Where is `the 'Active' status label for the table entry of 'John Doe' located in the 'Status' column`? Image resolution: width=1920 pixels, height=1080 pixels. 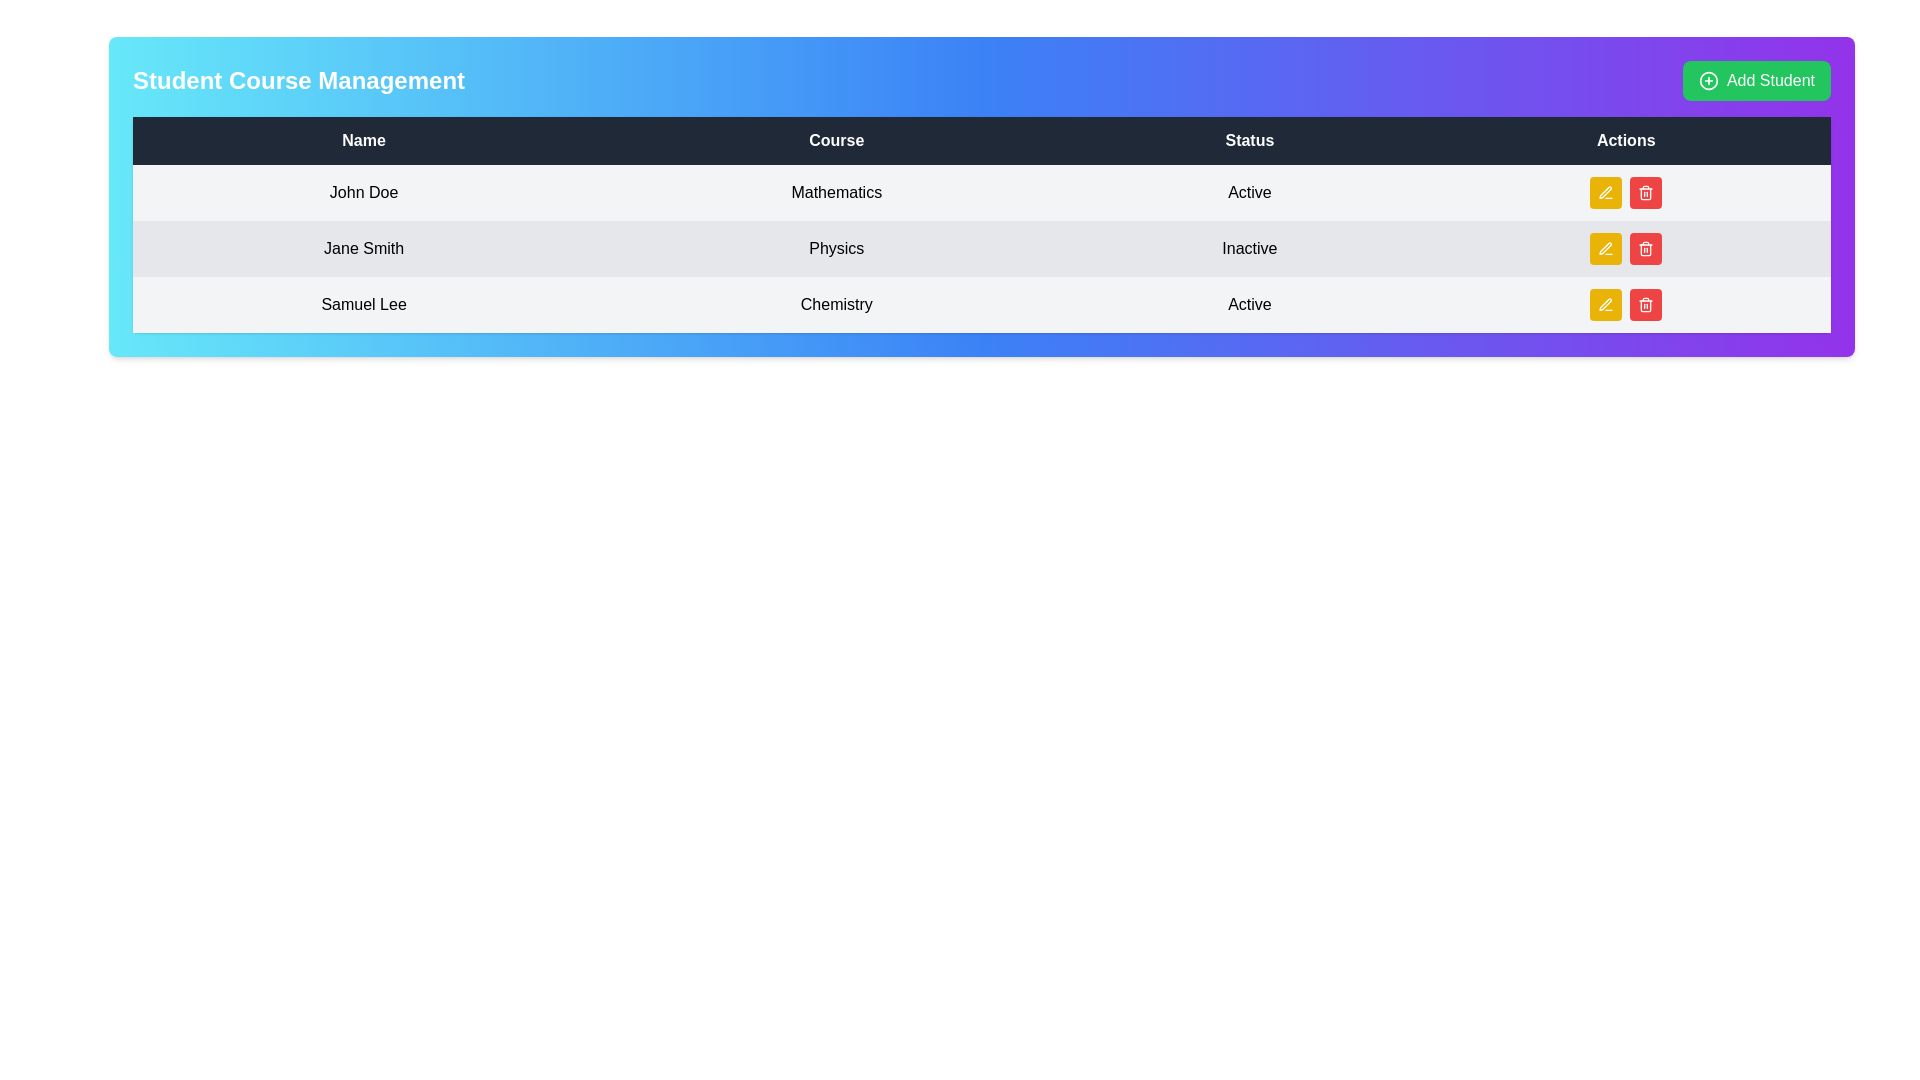 the 'Active' status label for the table entry of 'John Doe' located in the 'Status' column is located at coordinates (1248, 192).